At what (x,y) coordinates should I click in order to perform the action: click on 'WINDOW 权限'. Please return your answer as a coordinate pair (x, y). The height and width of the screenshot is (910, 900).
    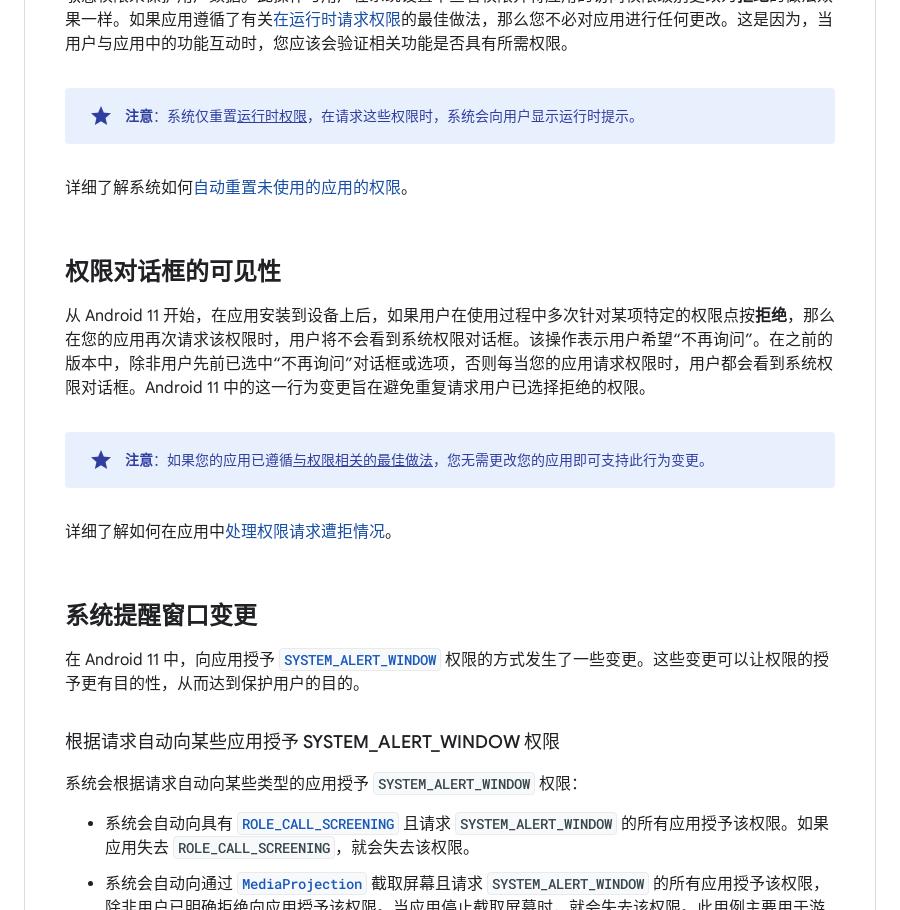
    Looking at the image, I should click on (440, 741).